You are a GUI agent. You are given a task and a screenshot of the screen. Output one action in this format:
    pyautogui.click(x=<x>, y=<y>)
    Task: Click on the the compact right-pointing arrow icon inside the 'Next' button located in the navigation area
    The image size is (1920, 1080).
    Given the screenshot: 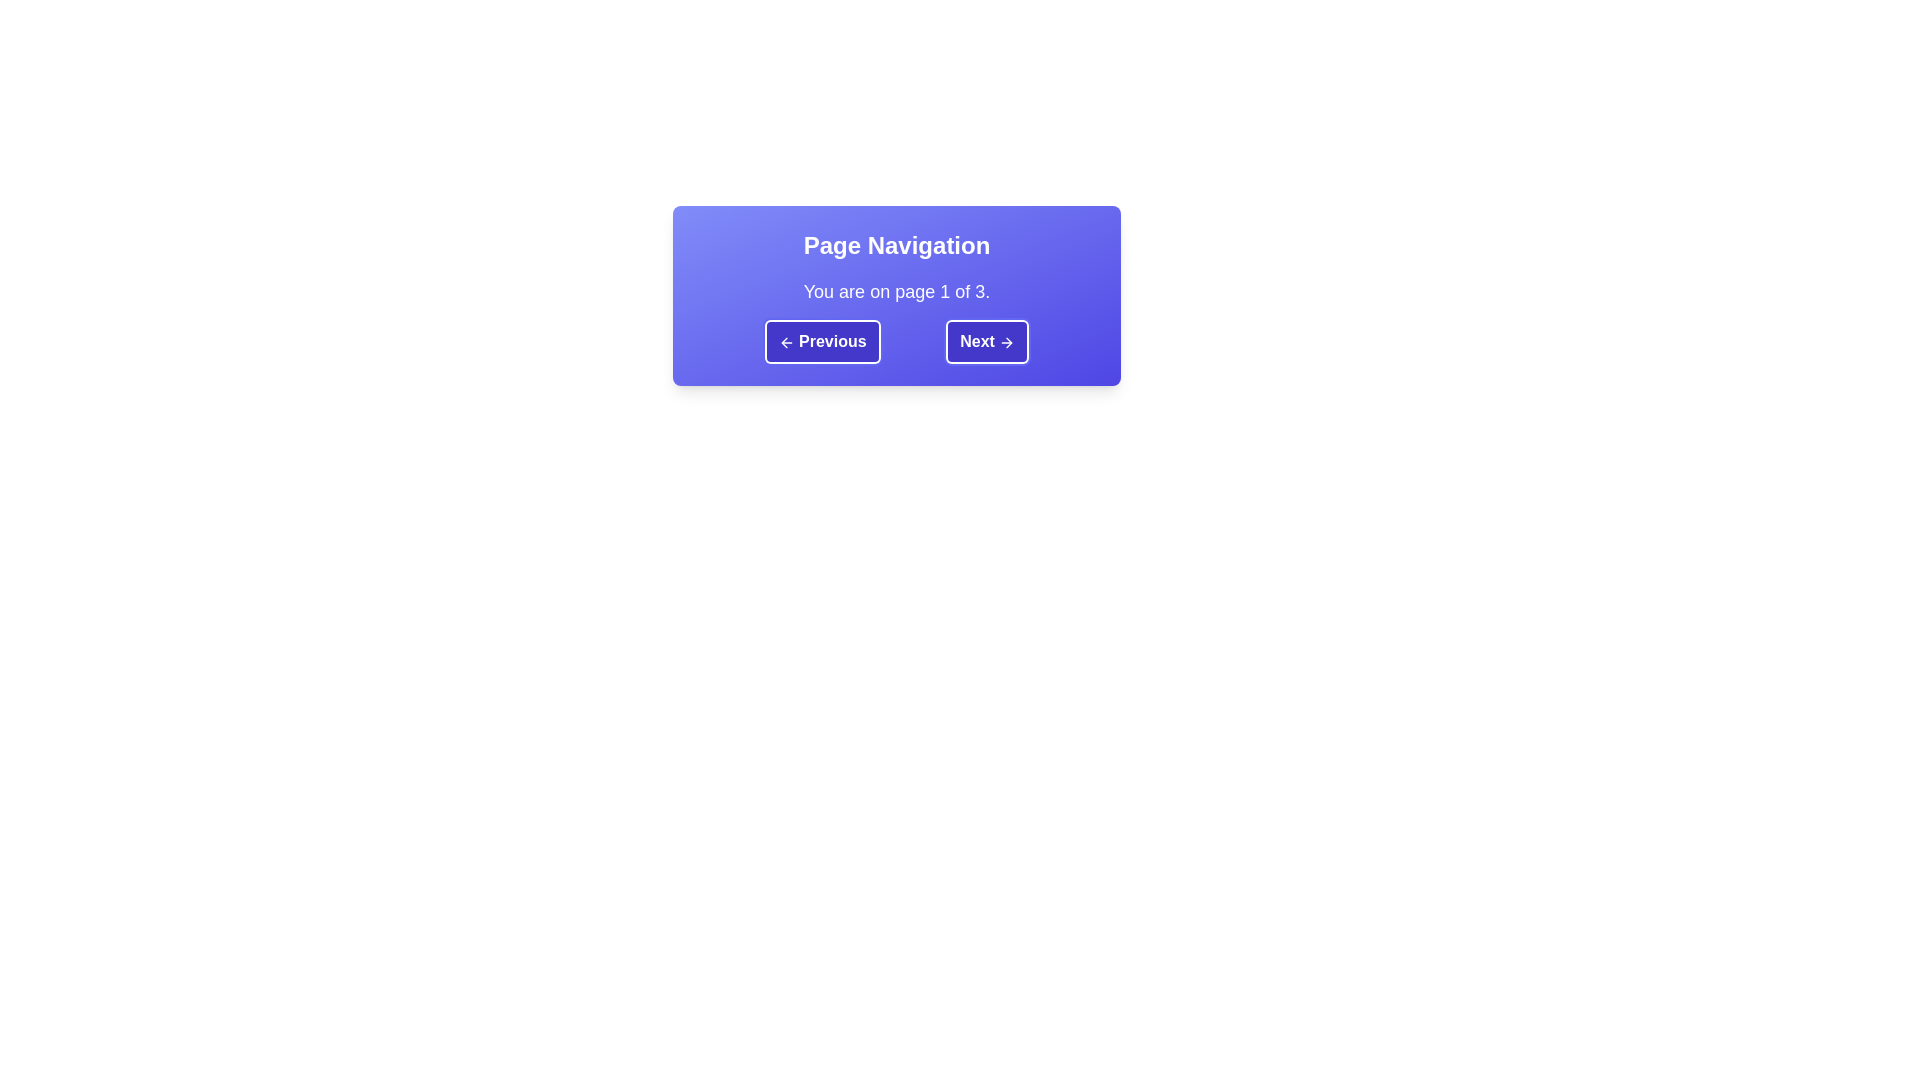 What is the action you would take?
    pyautogui.click(x=1007, y=341)
    